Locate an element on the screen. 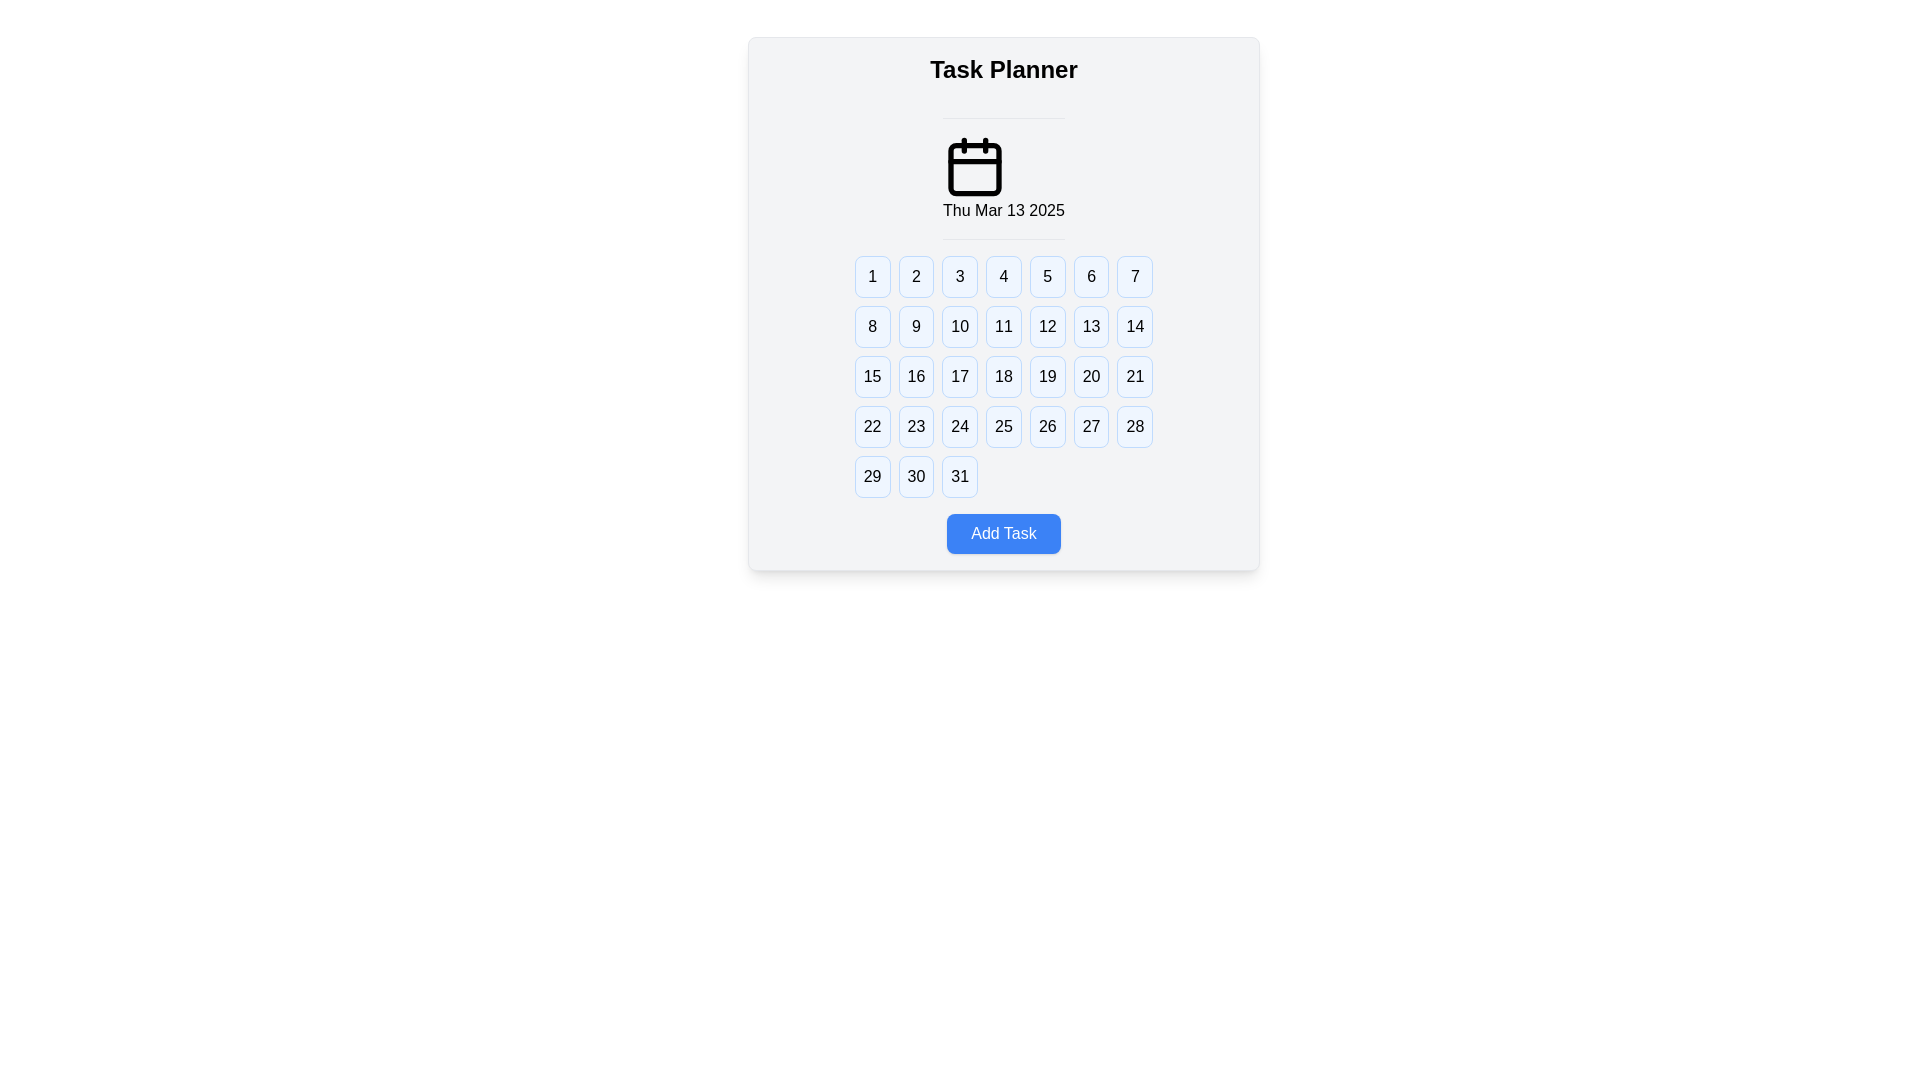 This screenshot has width=1920, height=1080. the button displaying the number '13' in the calendar grid, located in the second row and sixth column beneath the 'Task Planner' title is located at coordinates (1090, 326).